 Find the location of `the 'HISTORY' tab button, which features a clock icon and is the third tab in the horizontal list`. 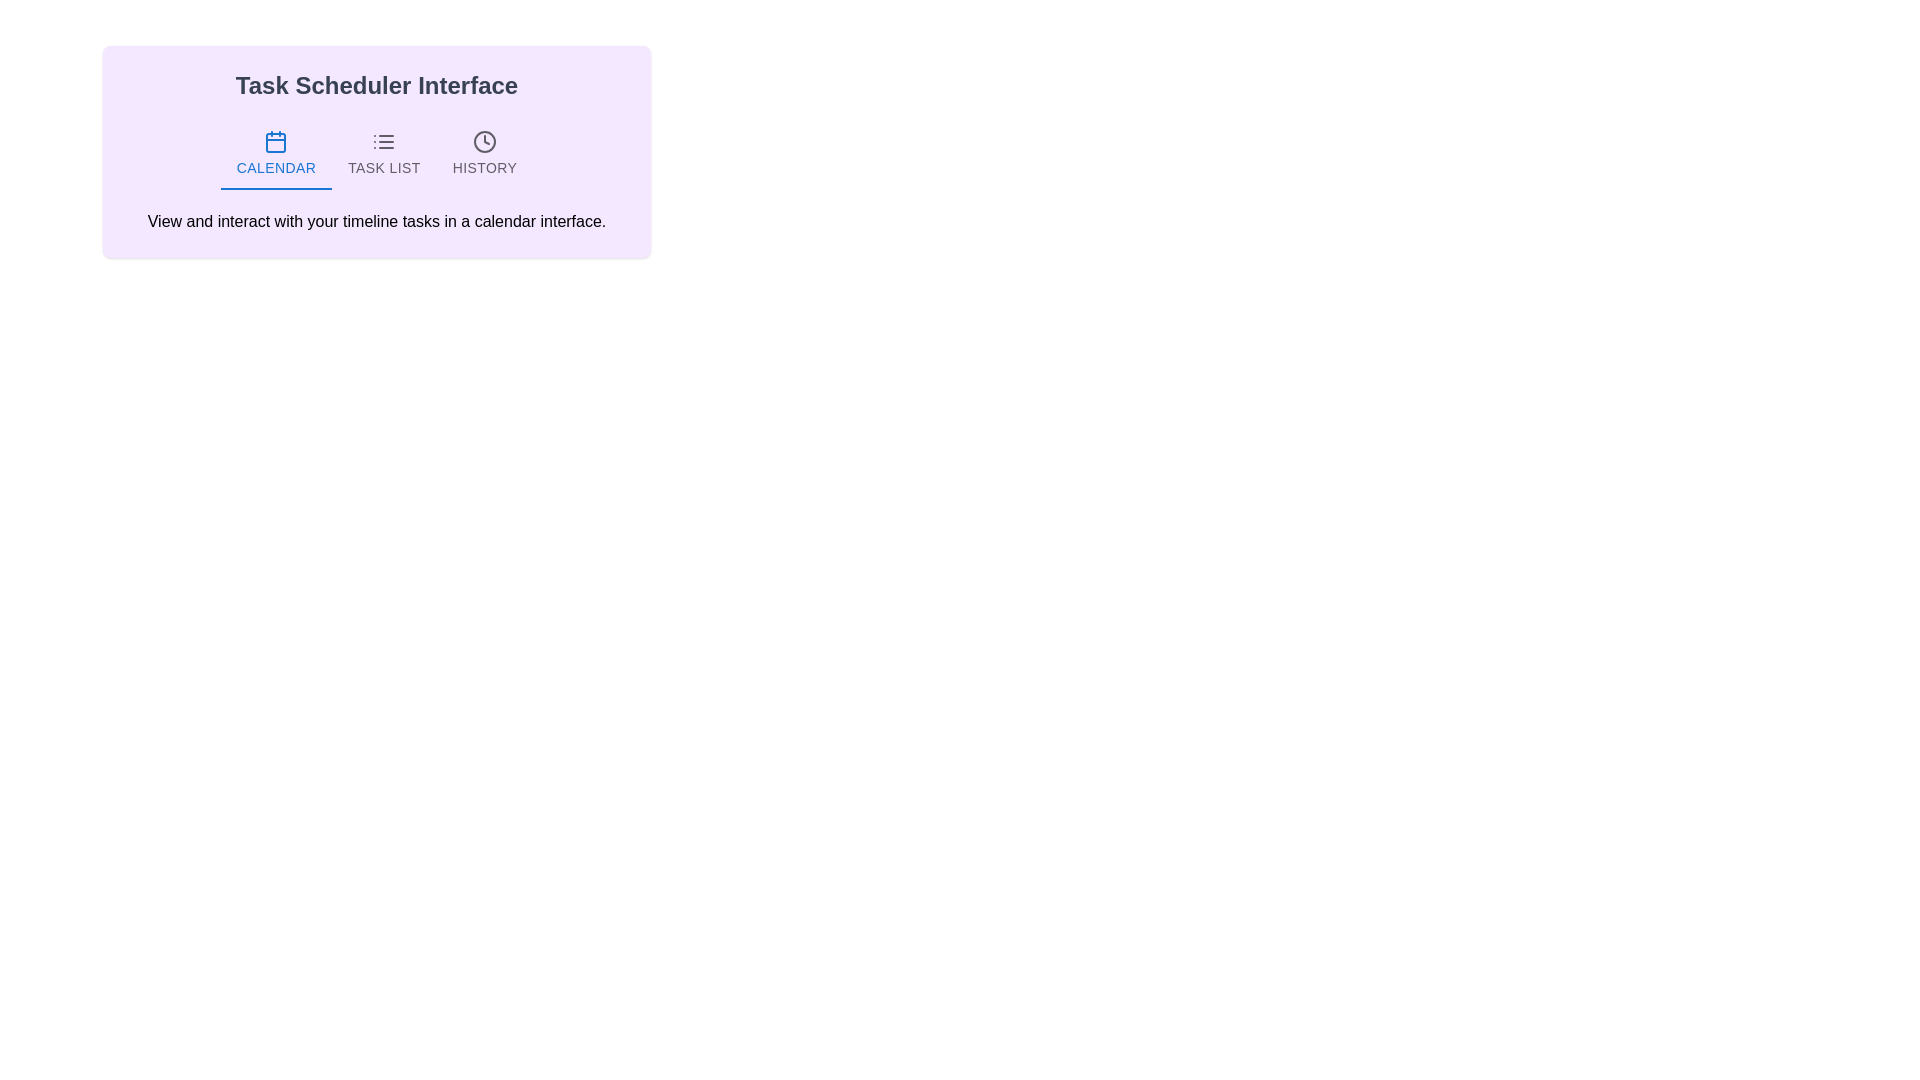

the 'HISTORY' tab button, which features a clock icon and is the third tab in the horizontal list is located at coordinates (484, 153).